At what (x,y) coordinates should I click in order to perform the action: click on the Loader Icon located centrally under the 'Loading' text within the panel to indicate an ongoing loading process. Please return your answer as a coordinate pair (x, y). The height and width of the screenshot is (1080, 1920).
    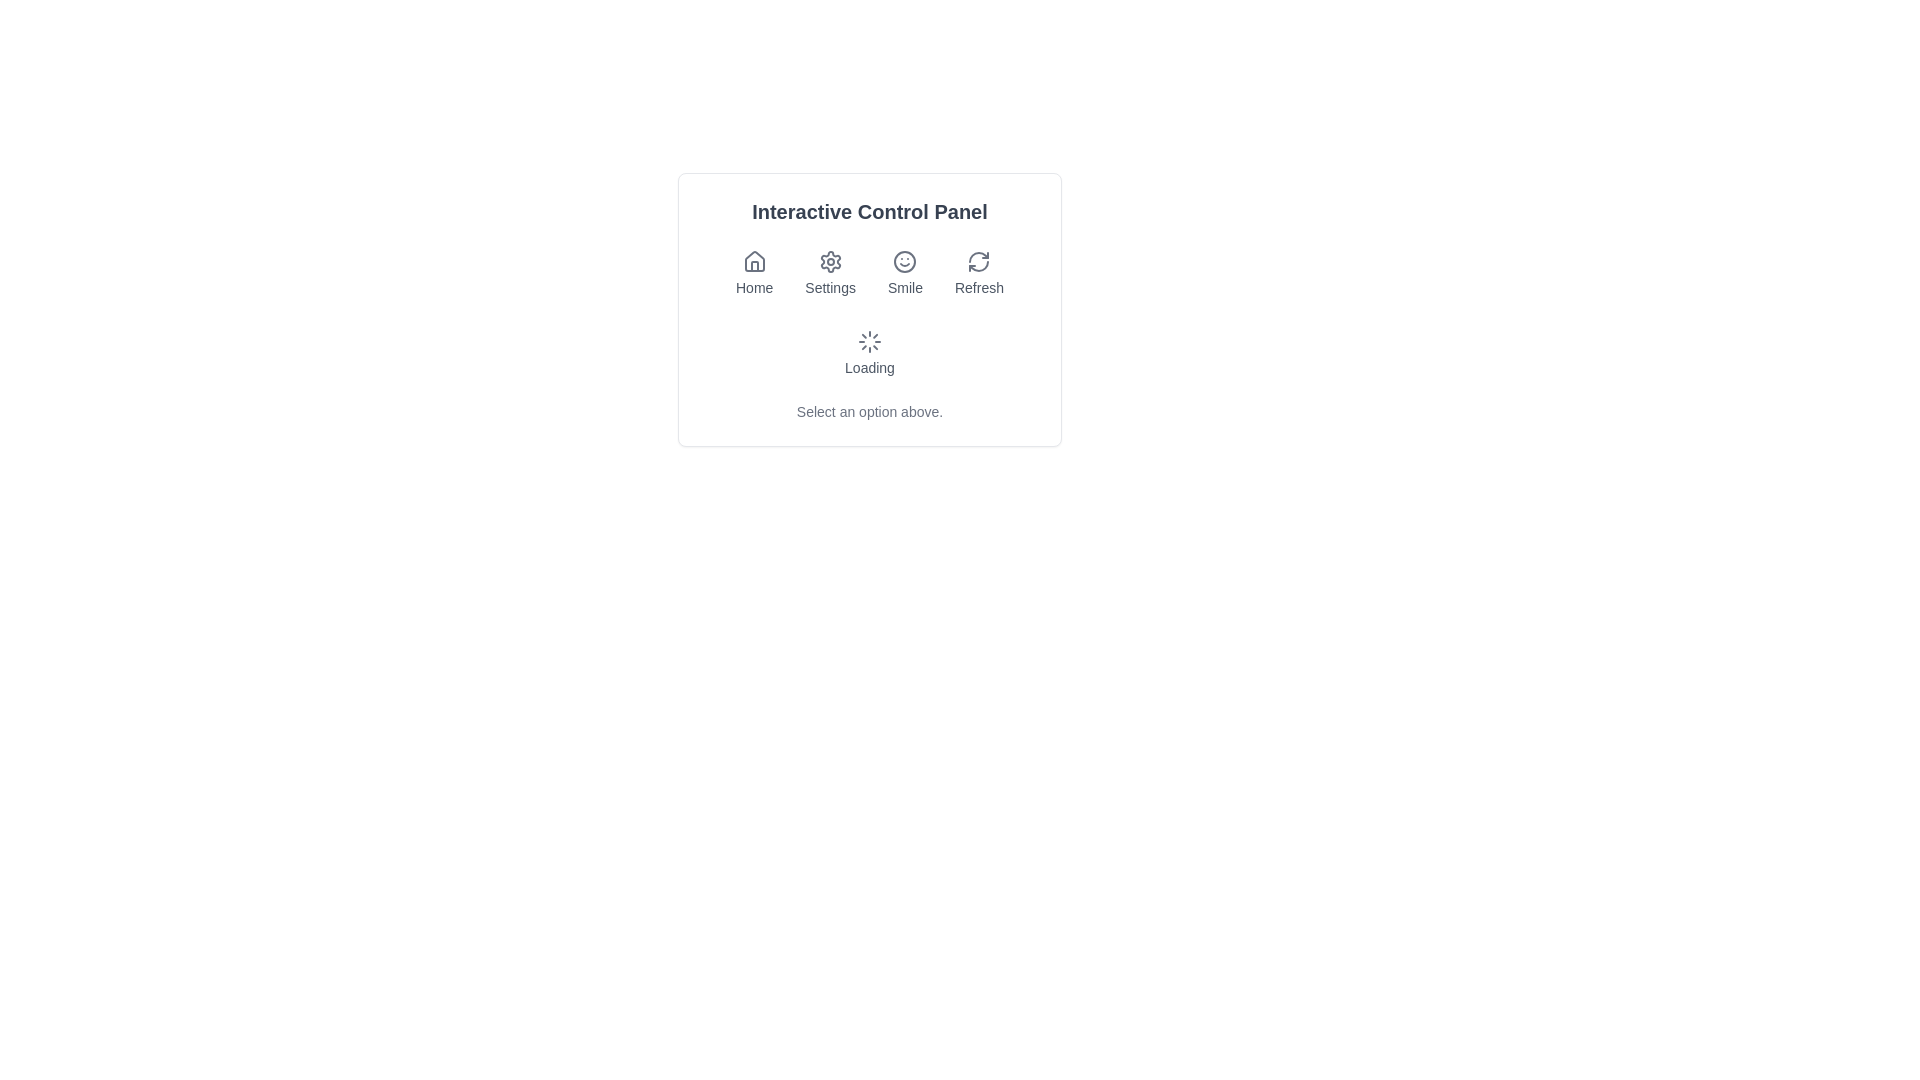
    Looking at the image, I should click on (869, 341).